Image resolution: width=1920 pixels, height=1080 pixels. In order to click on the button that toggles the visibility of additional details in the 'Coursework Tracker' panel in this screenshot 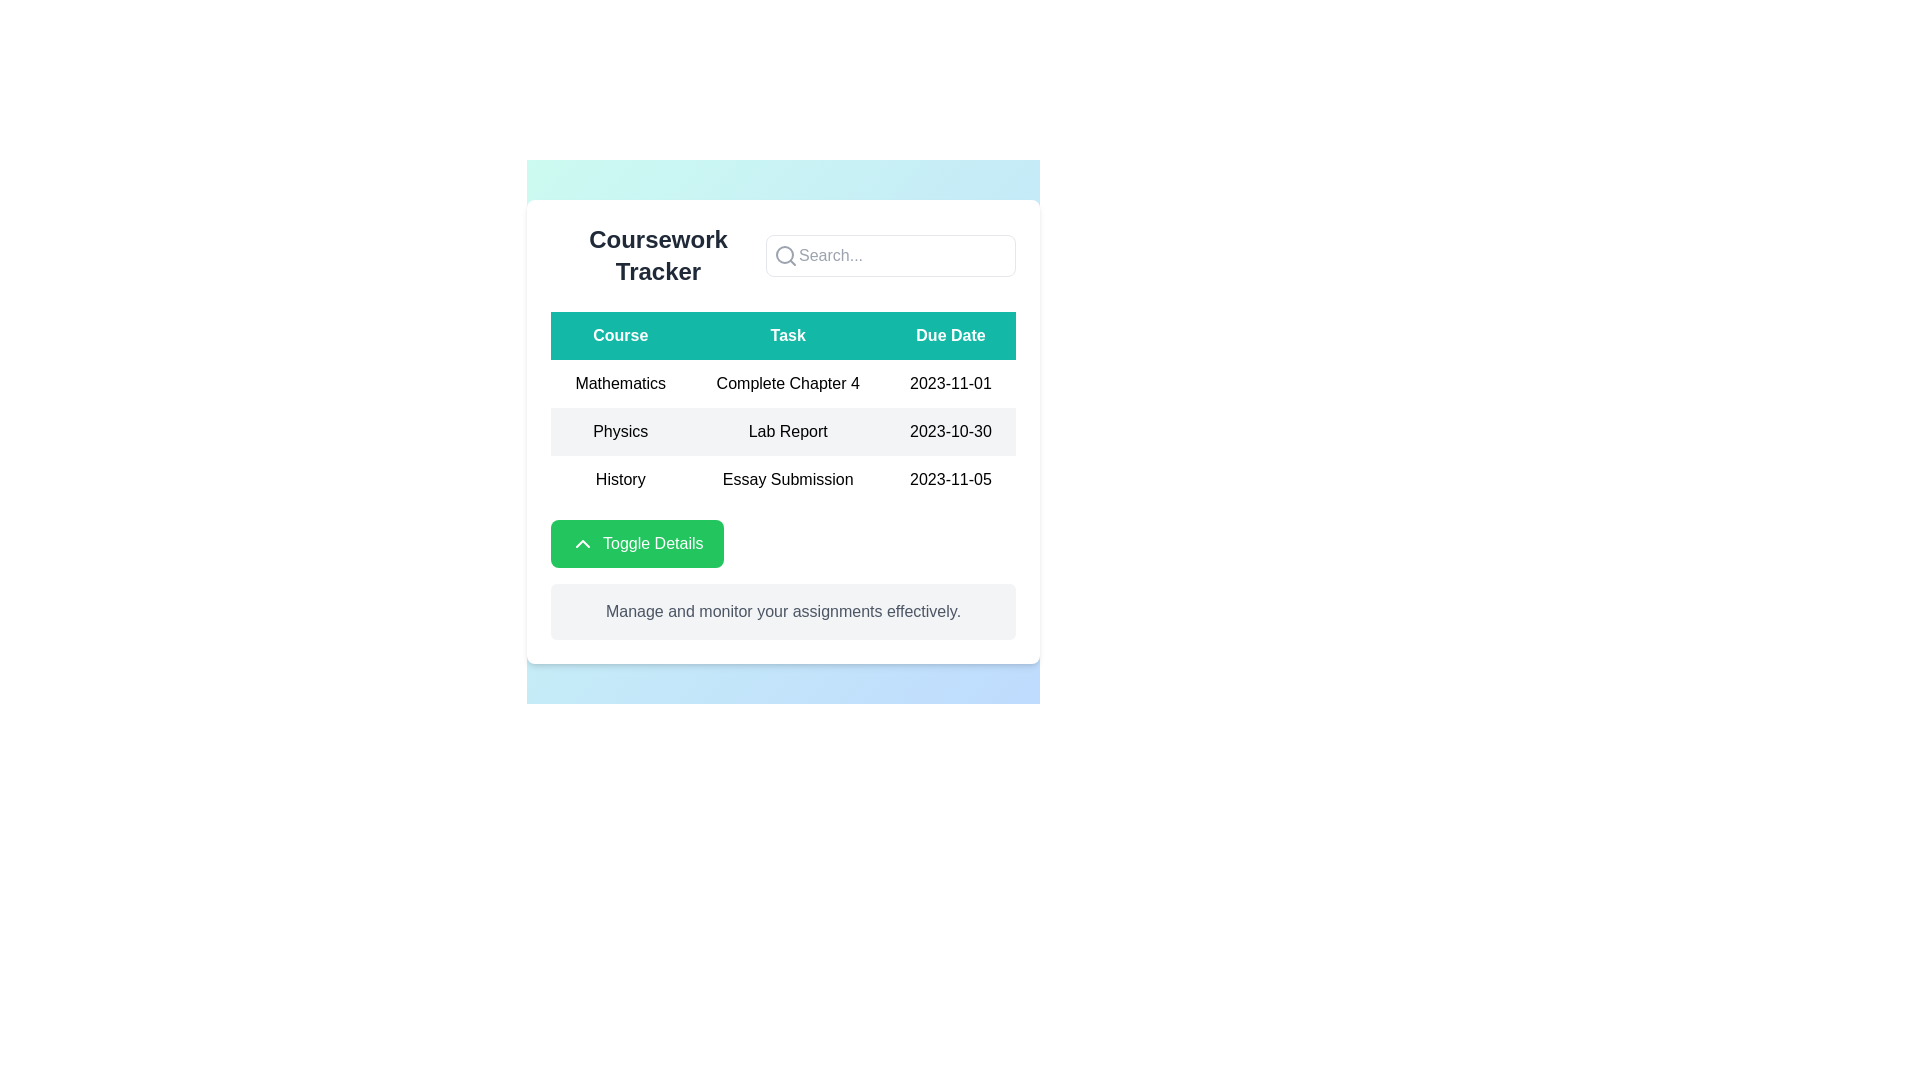, I will do `click(636, 543)`.